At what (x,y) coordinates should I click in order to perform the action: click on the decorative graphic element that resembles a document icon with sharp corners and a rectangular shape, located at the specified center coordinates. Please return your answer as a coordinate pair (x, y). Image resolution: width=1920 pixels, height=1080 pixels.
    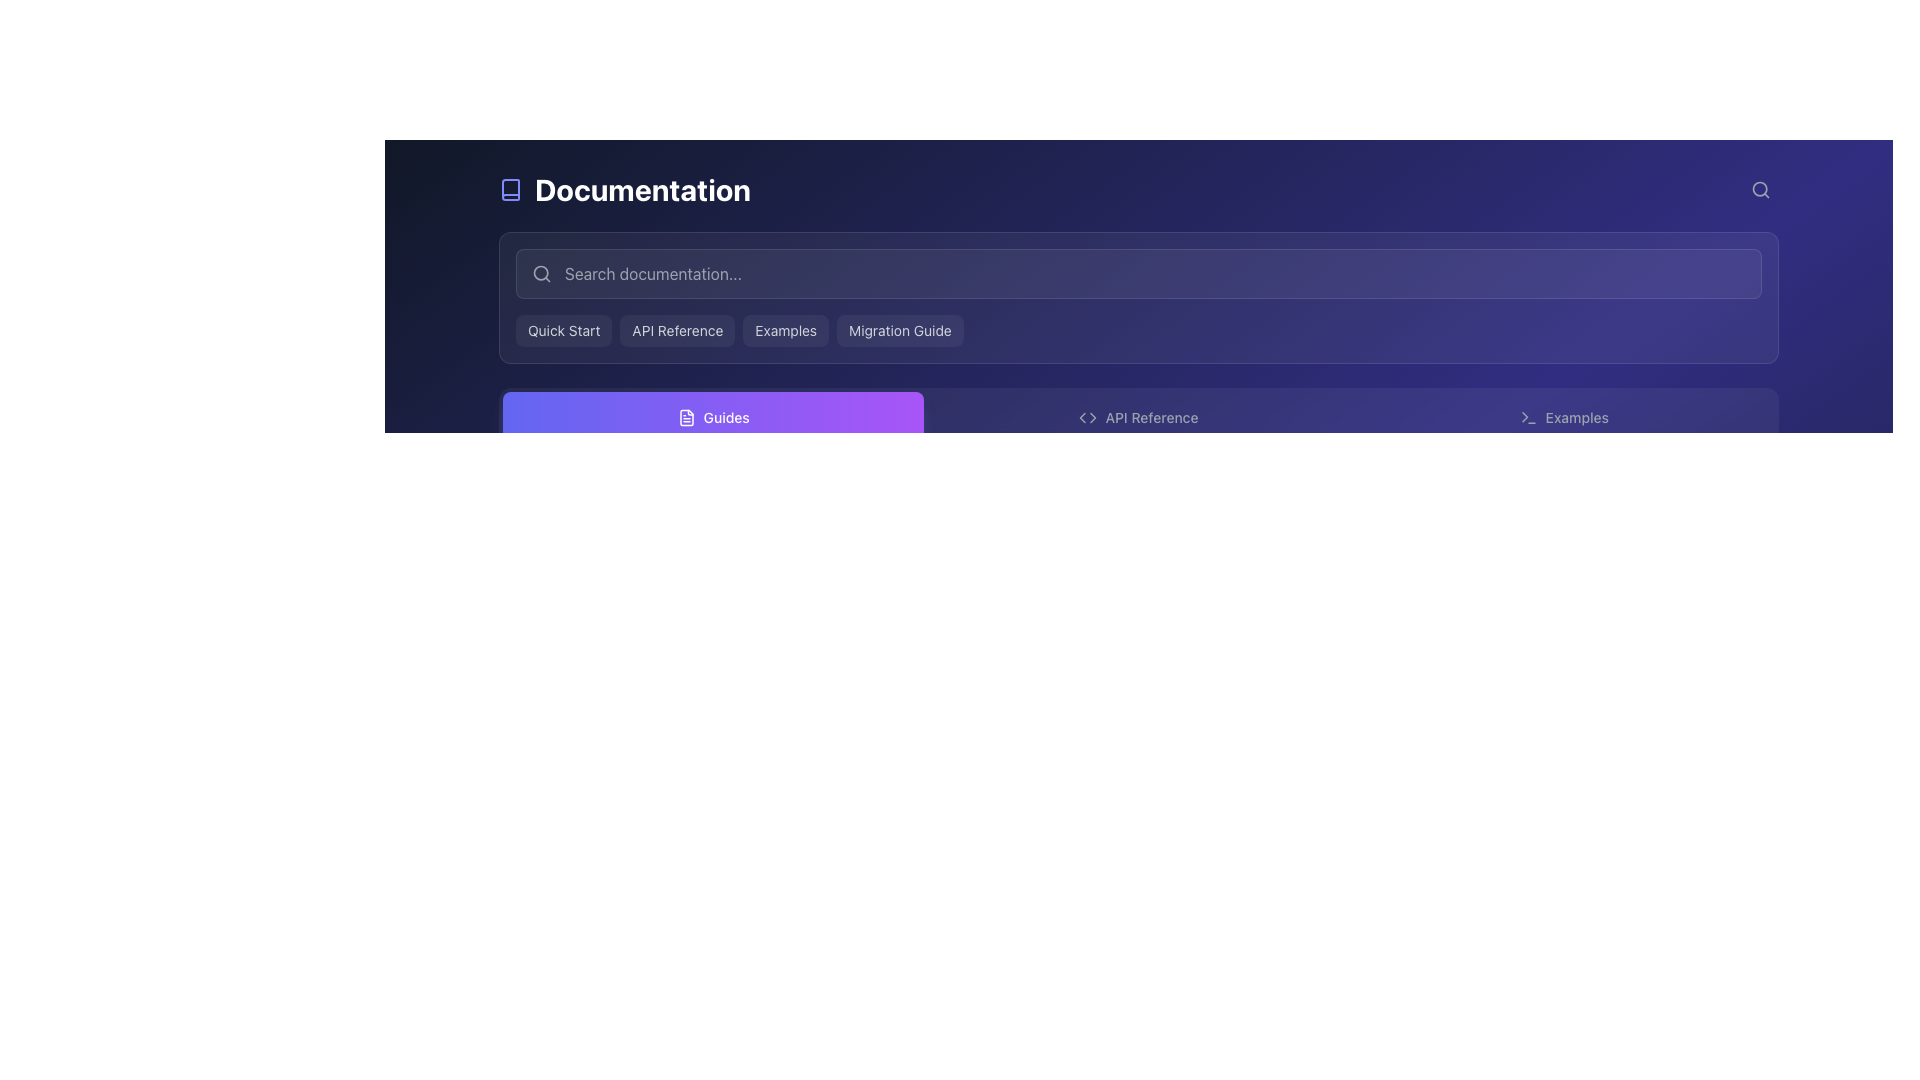
    Looking at the image, I should click on (686, 416).